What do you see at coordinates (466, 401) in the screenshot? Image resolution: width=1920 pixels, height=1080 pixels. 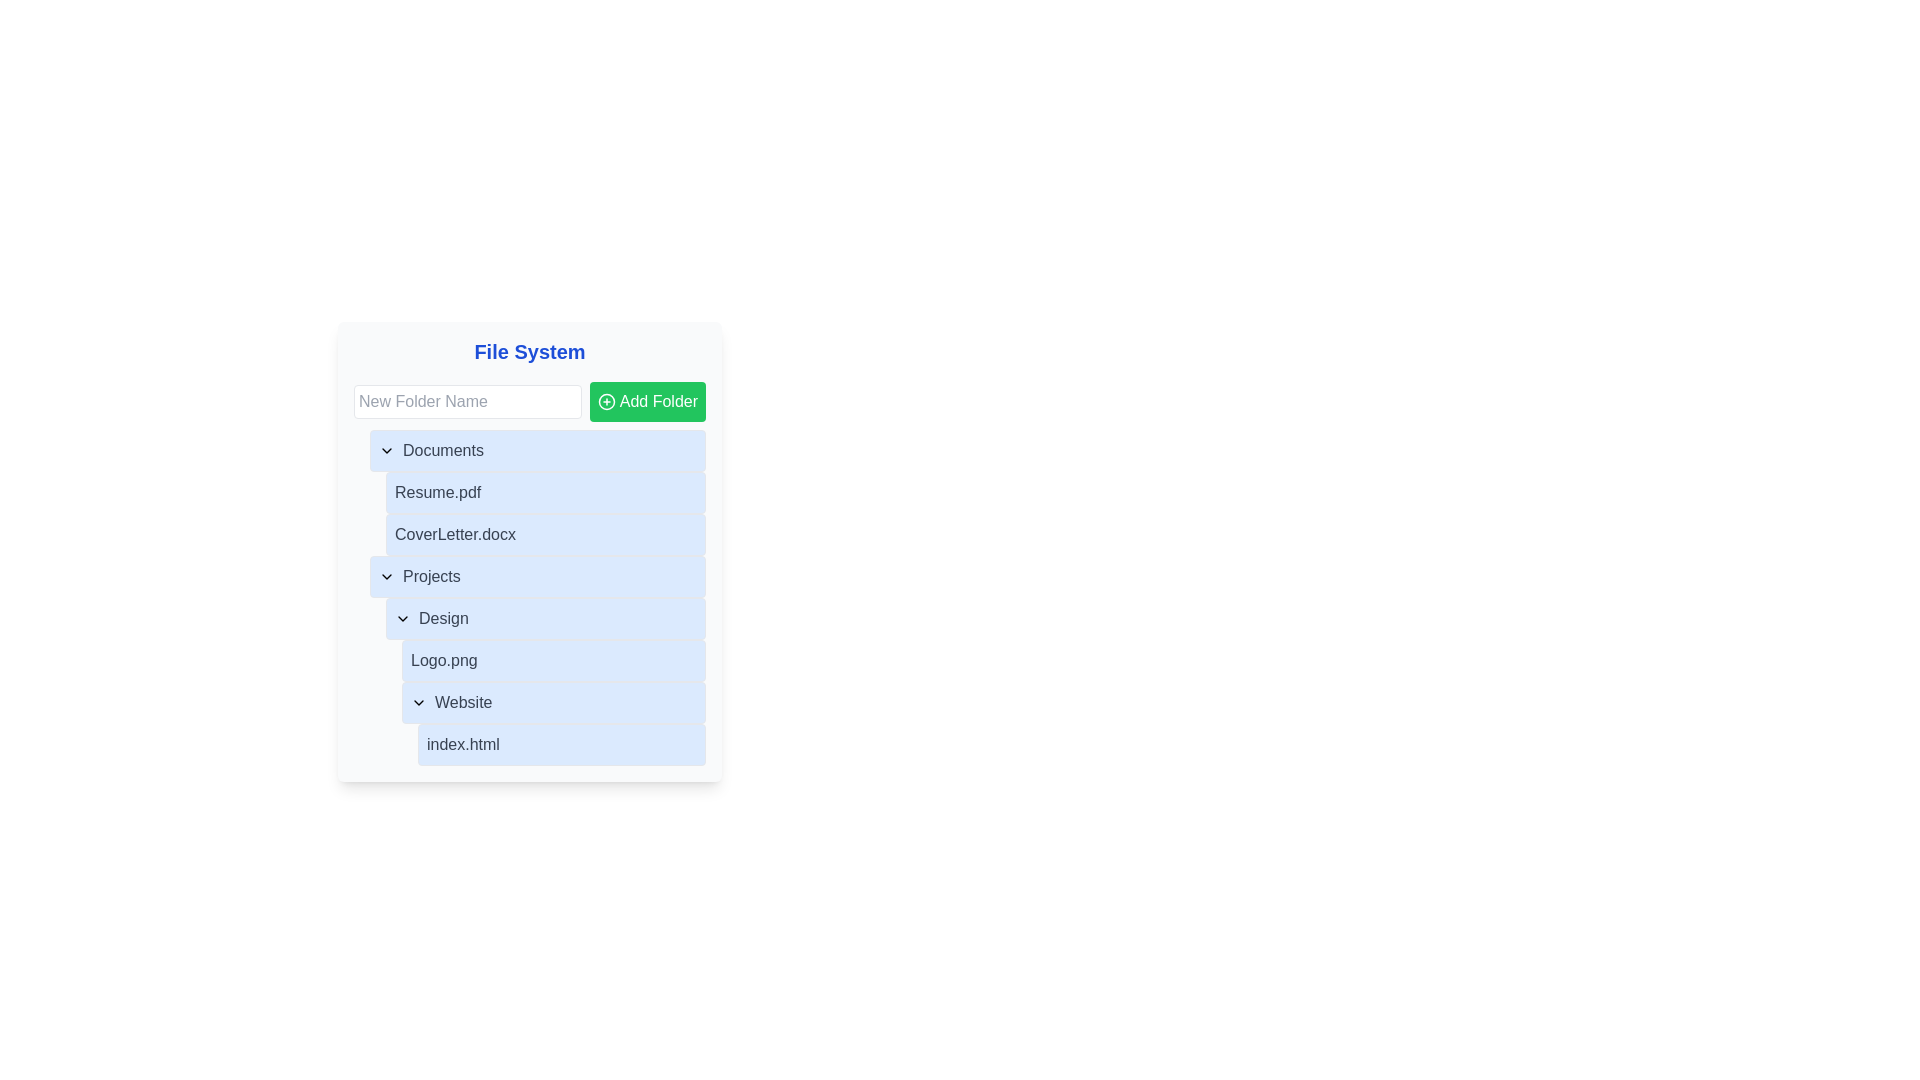 I see `the text input field located to the left under the 'File System' title to focus it for entering a new folder name` at bounding box center [466, 401].